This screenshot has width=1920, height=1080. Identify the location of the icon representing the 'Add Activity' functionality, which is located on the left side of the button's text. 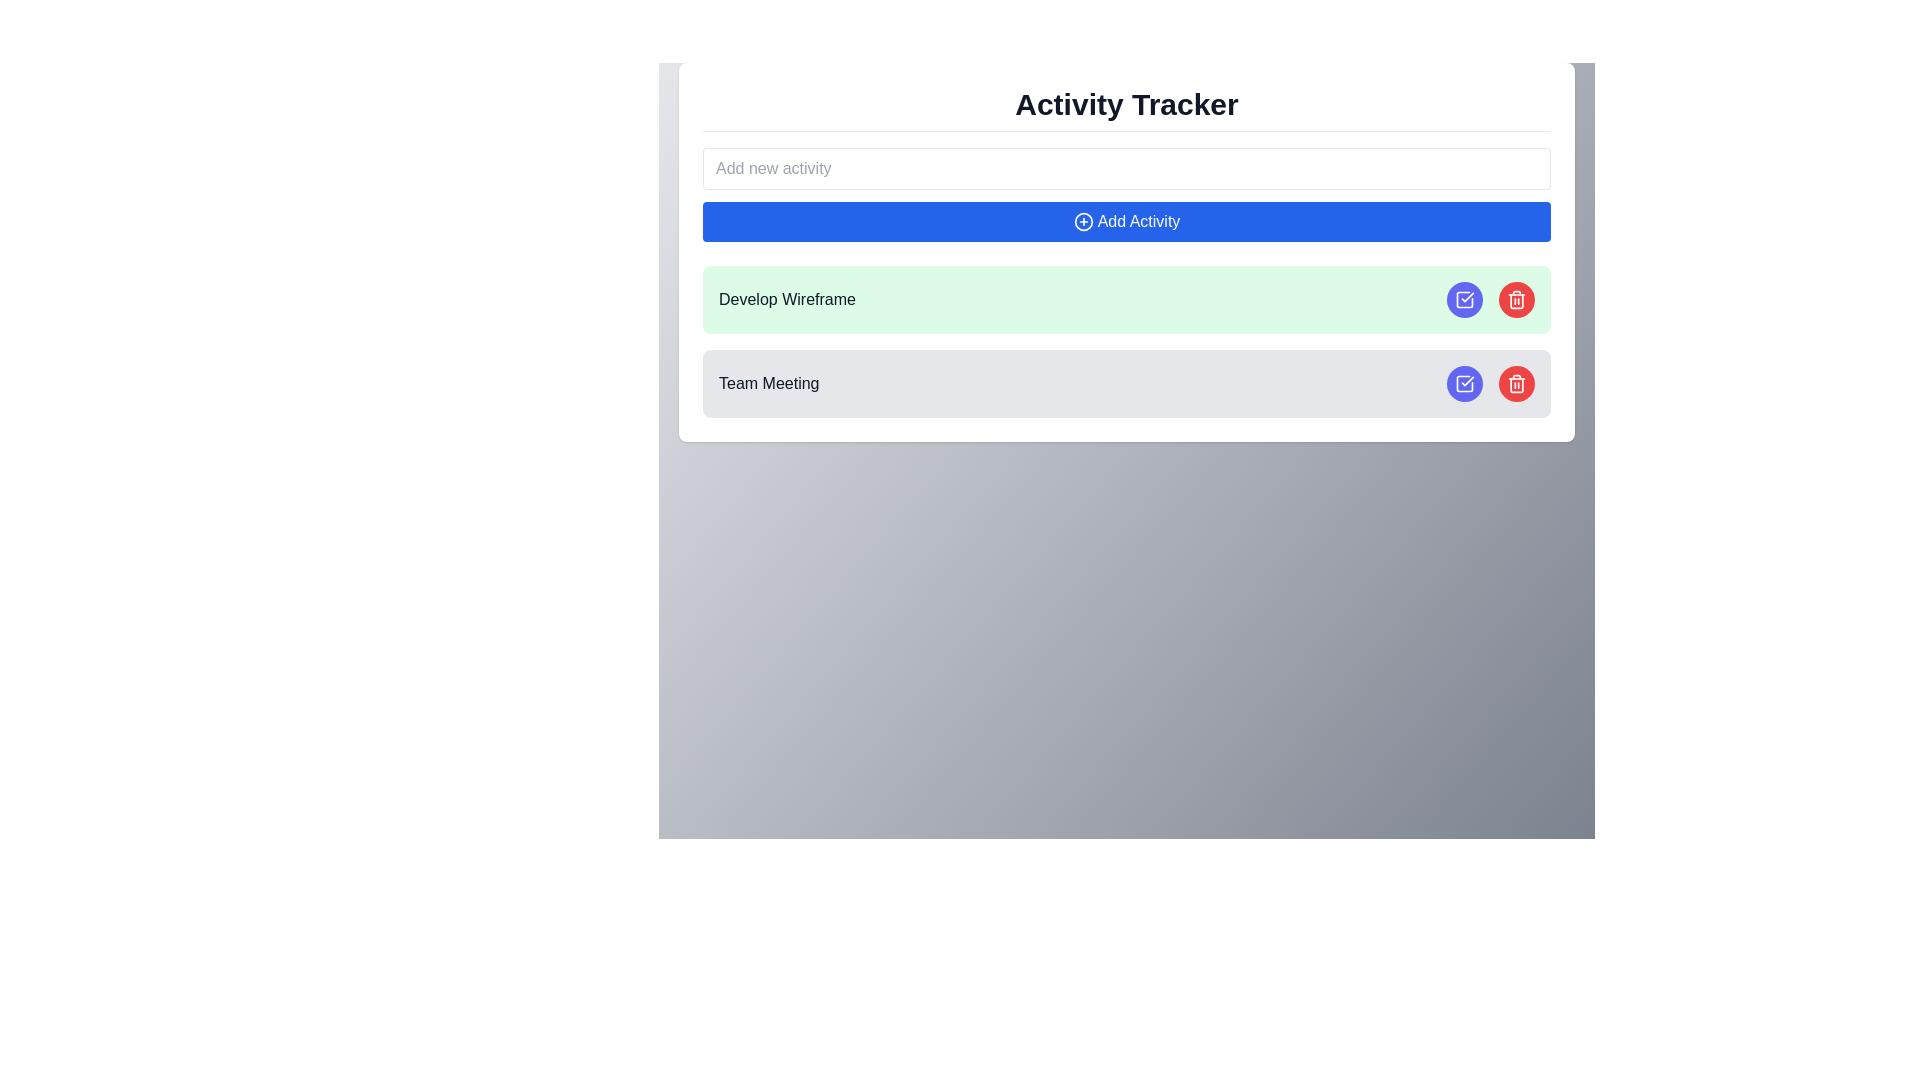
(1082, 222).